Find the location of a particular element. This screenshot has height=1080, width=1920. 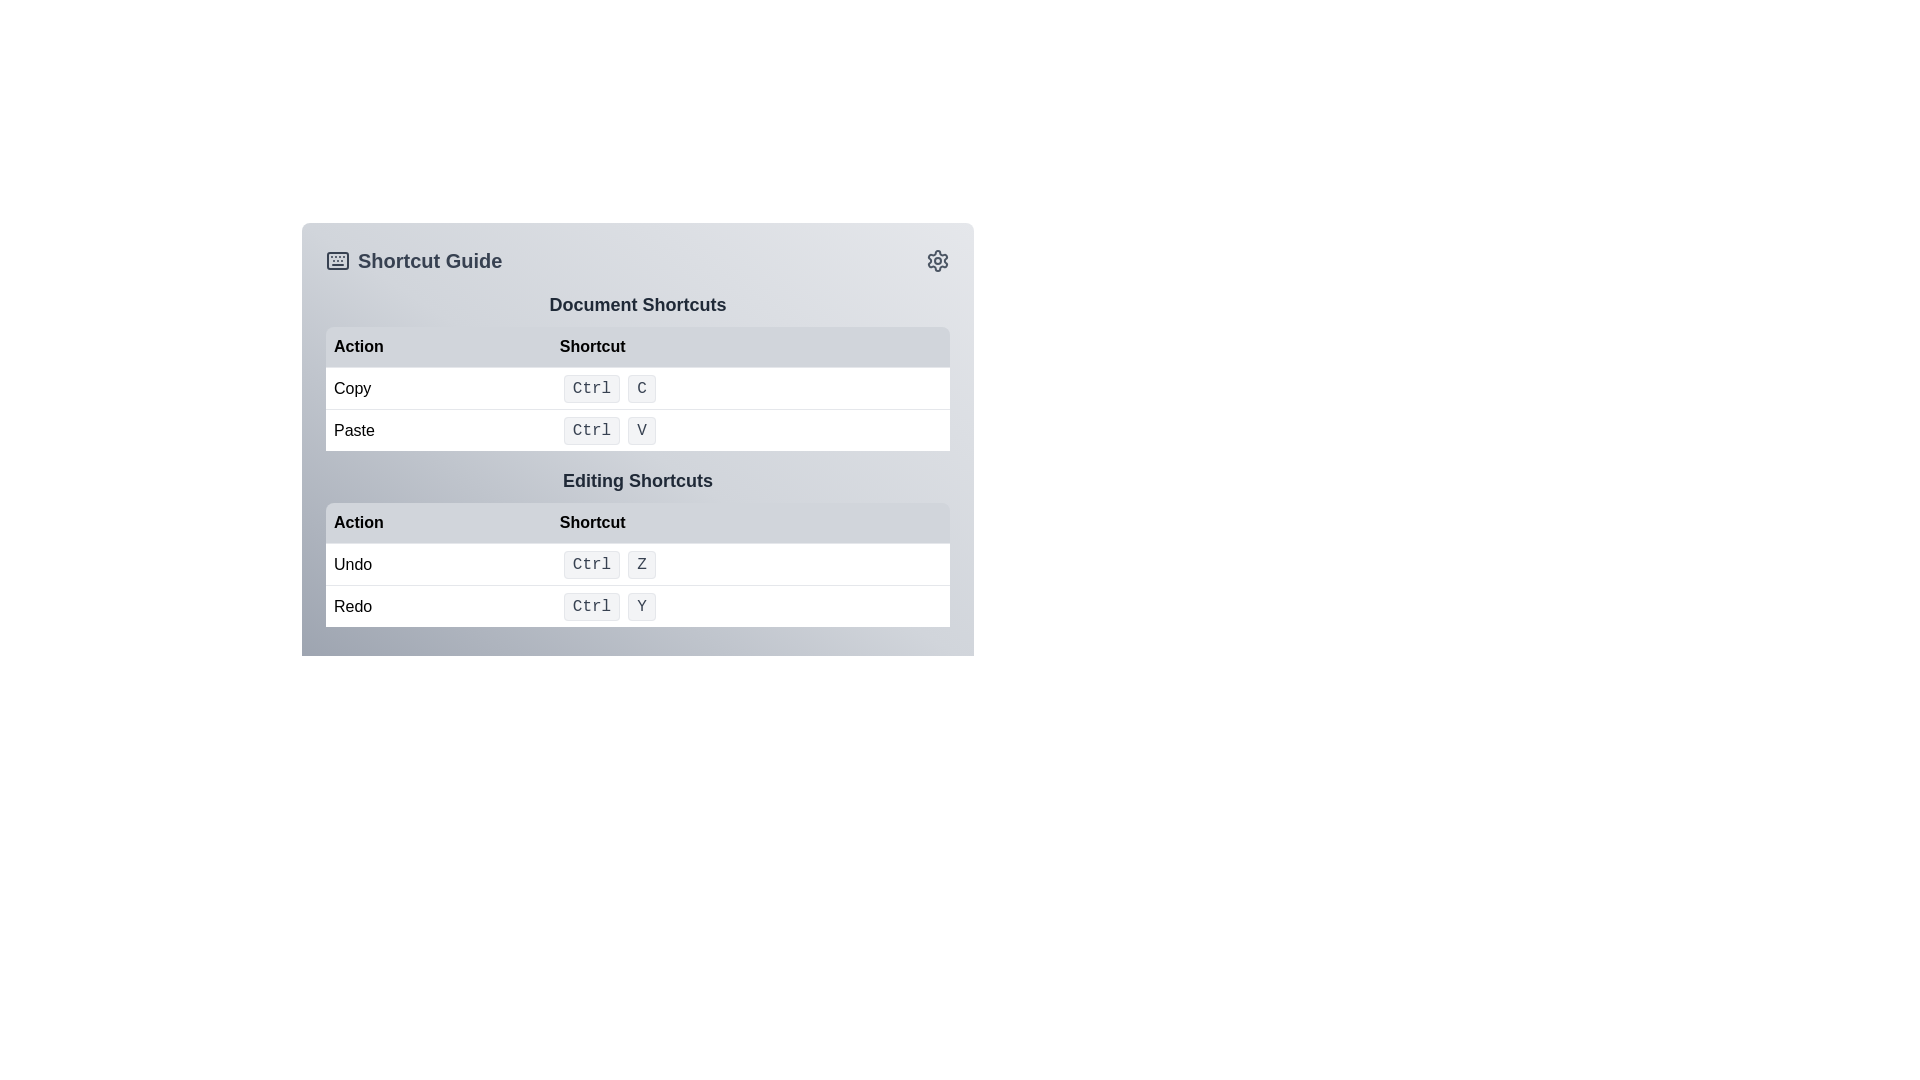

the 'Undo' and 'Redo' keyboard shortcuts display element in the 'Editing Shortcuts' section of the 'Shortcut Guide' interface is located at coordinates (637, 585).